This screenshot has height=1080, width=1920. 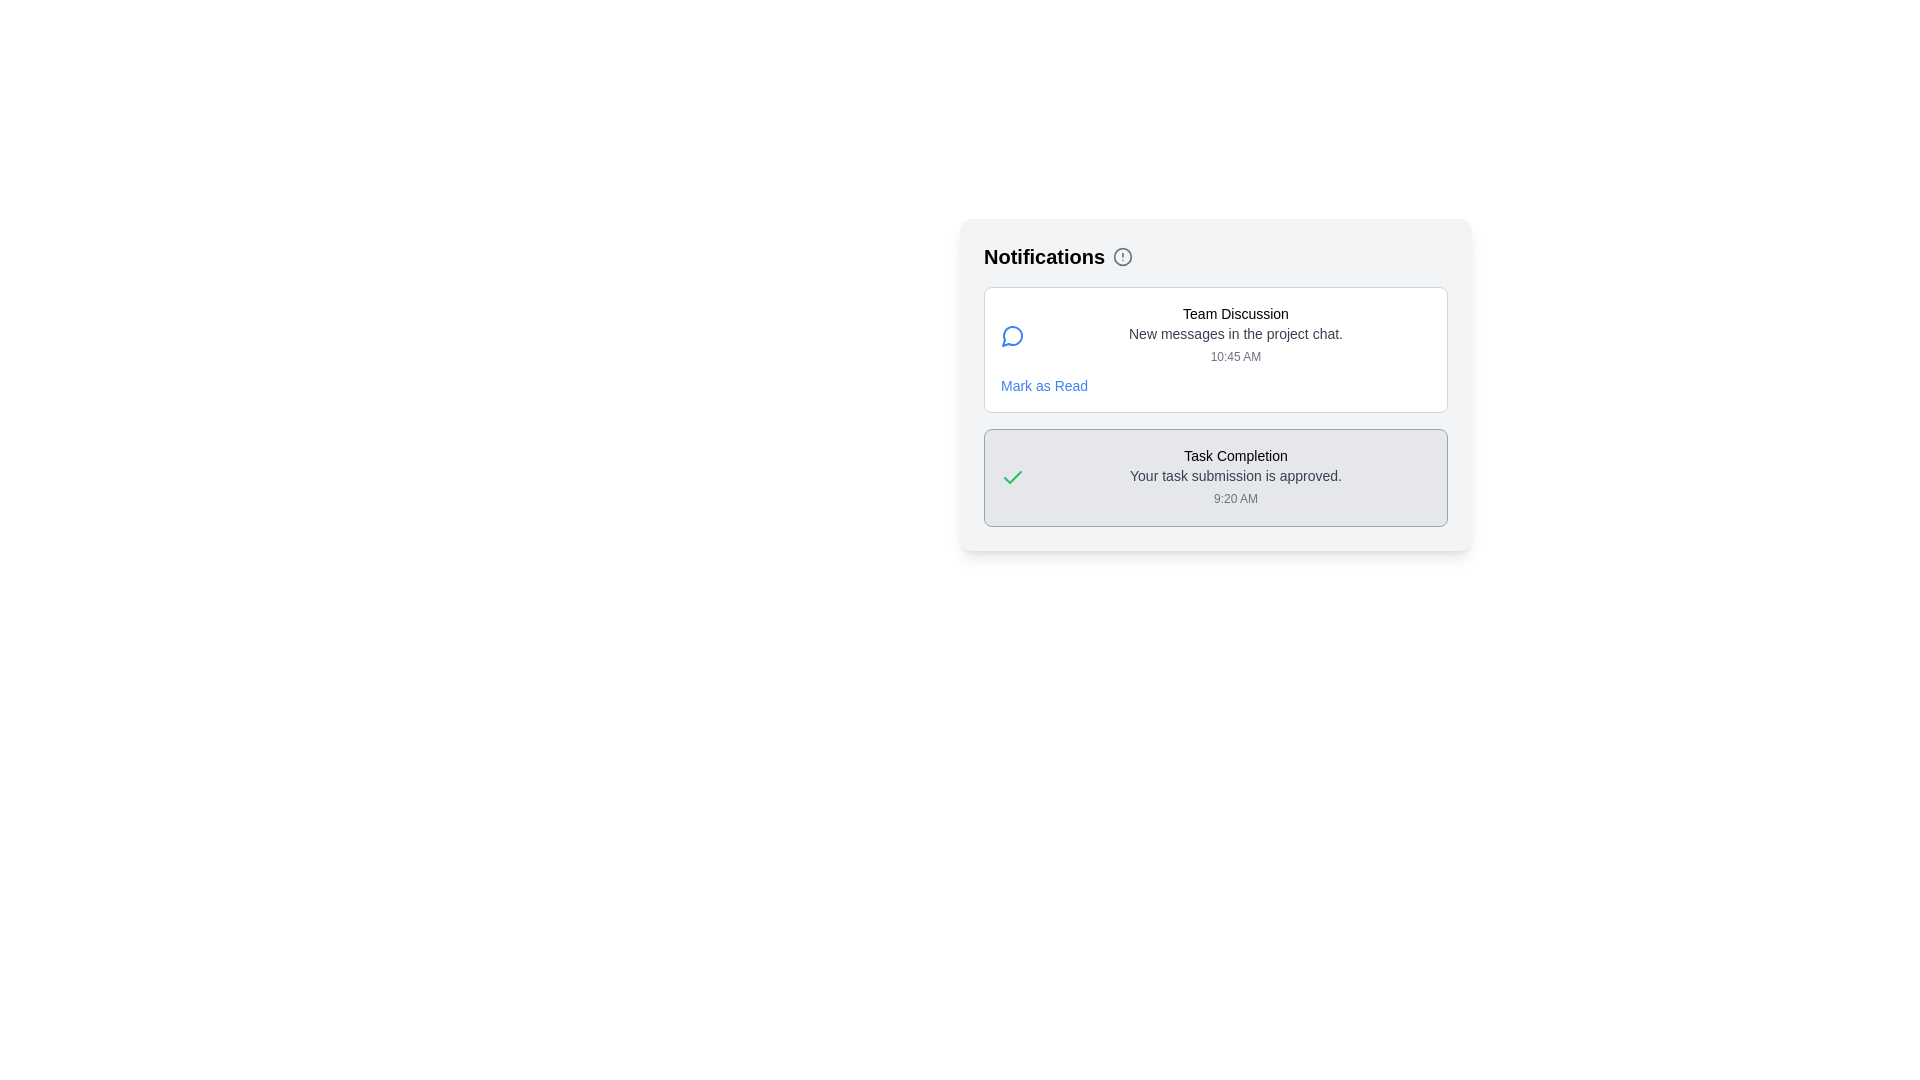 I want to click on timestamp displayed as '10:45 AM' in gray color at the bottom-right corner of the notification card titled 'Team Discussion', so click(x=1234, y=356).